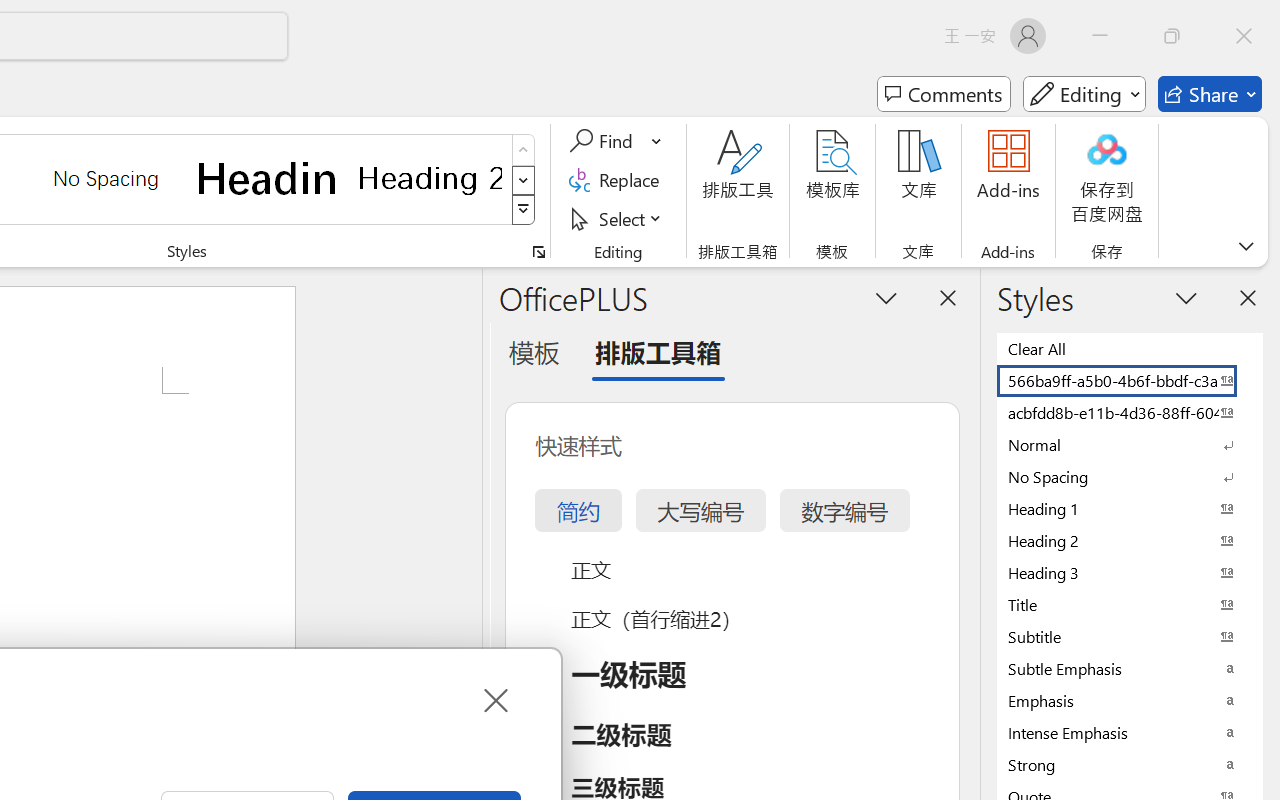 This screenshot has height=800, width=1280. Describe the element at coordinates (1172, 35) in the screenshot. I see `'Restore Down'` at that location.